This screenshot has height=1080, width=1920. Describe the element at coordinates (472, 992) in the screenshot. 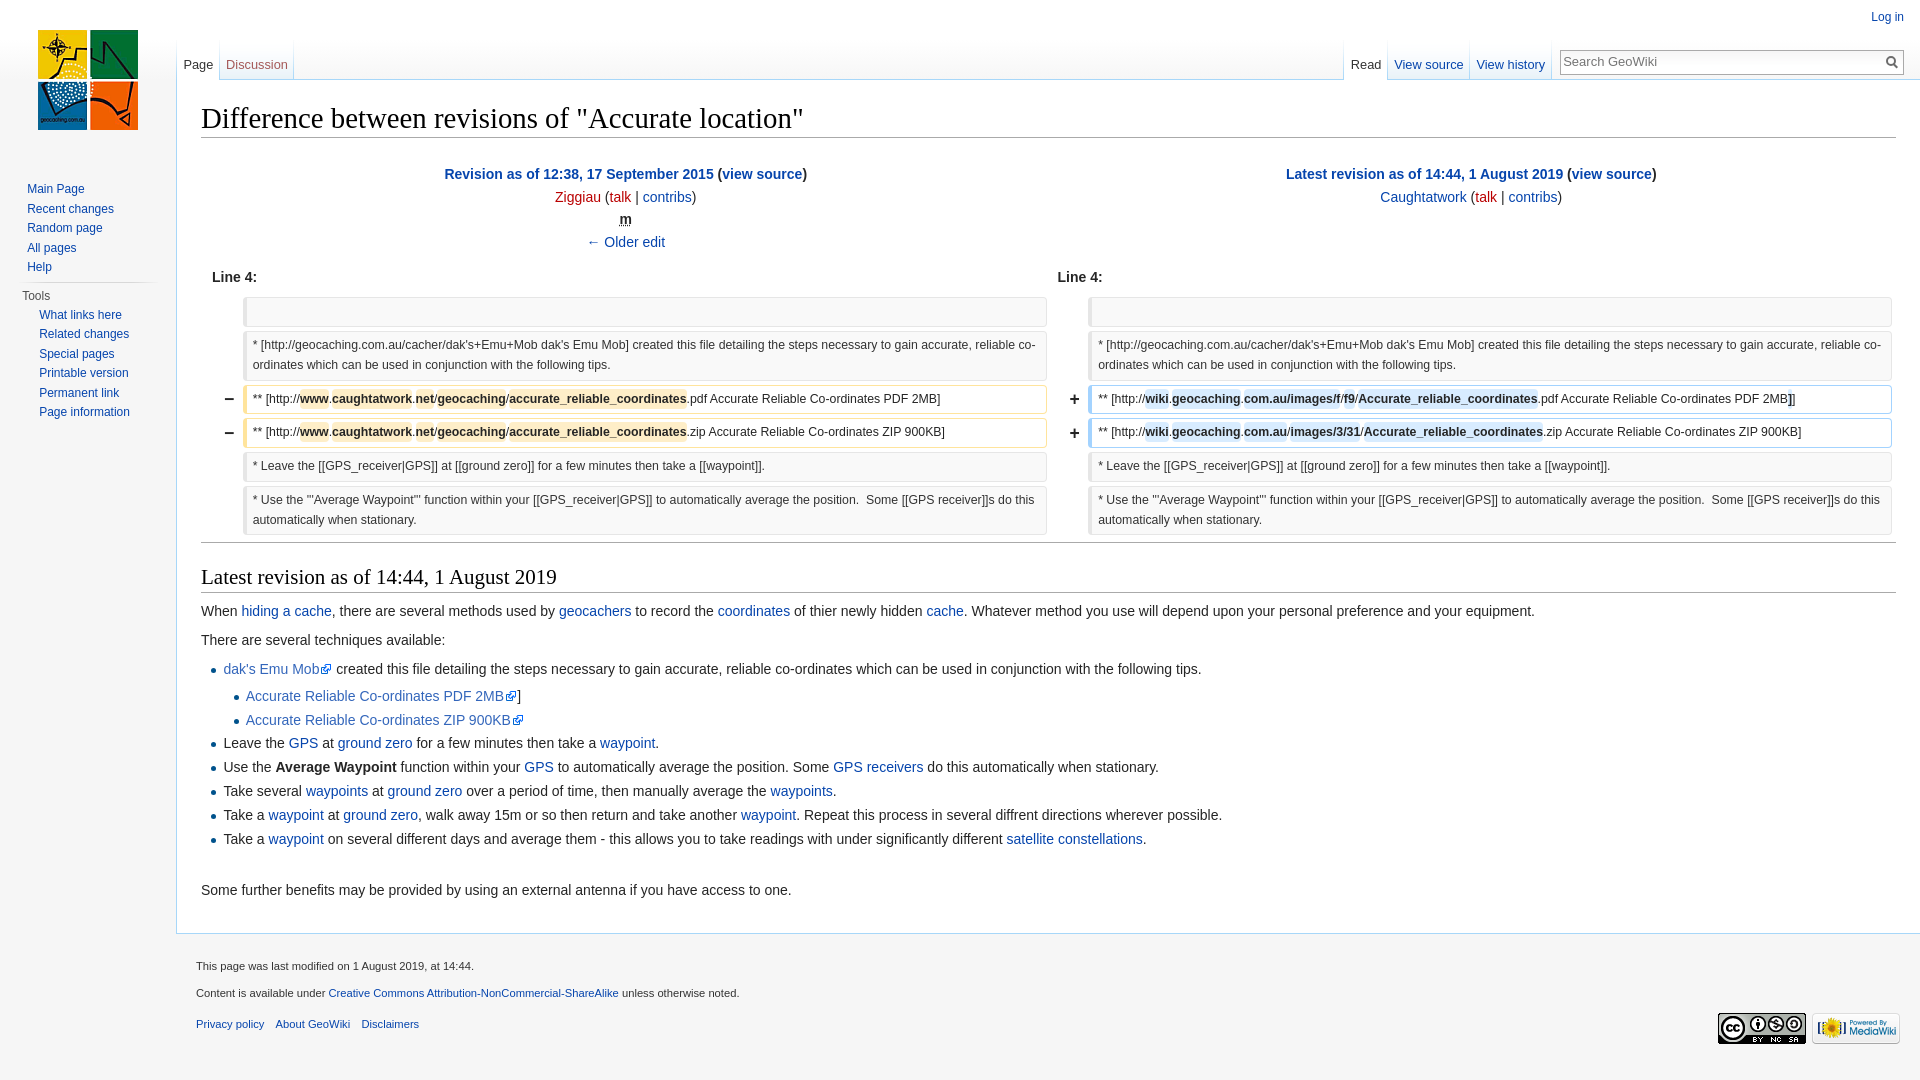

I see `'Creative Commons Attribution-NonCommercial-ShareAlike'` at that location.